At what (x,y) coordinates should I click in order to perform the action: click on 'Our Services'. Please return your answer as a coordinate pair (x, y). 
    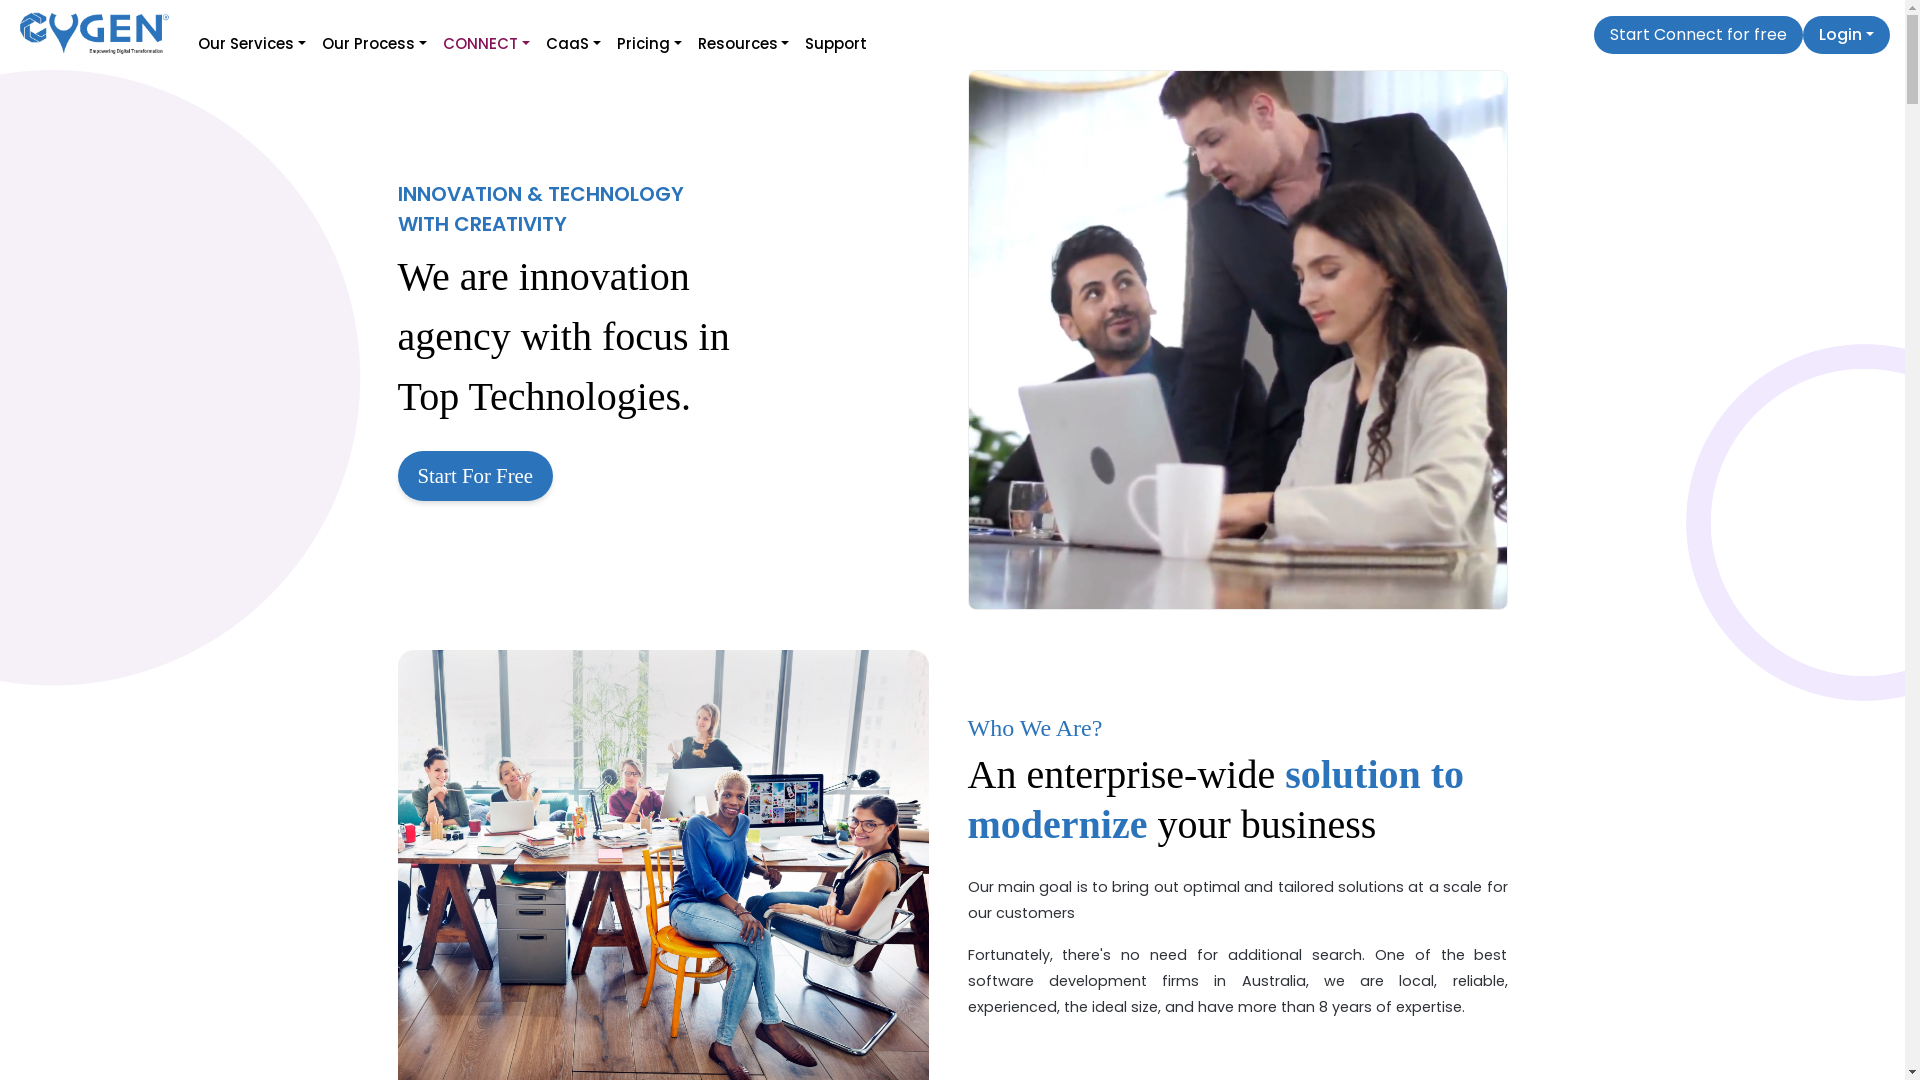
    Looking at the image, I should click on (190, 35).